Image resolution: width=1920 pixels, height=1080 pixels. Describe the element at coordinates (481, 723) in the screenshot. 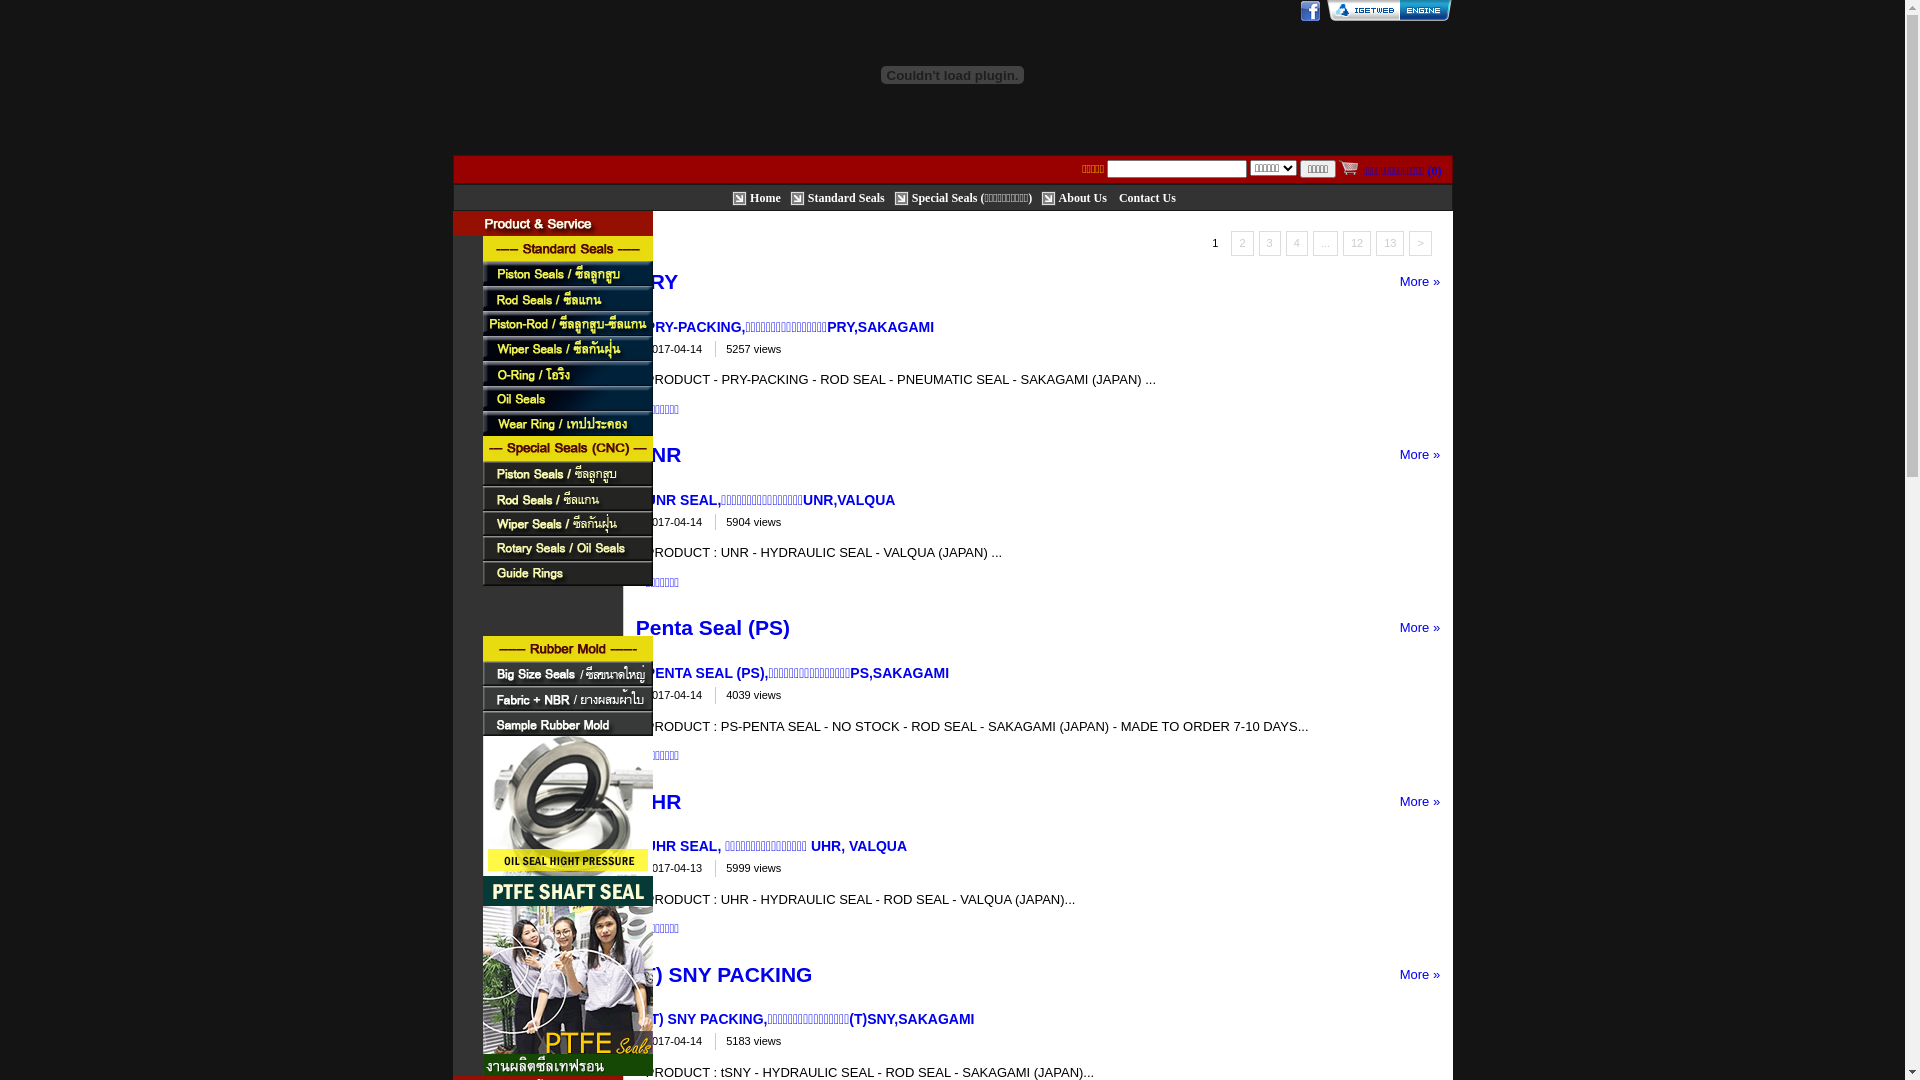

I see `'Sample Rubber Mold'` at that location.